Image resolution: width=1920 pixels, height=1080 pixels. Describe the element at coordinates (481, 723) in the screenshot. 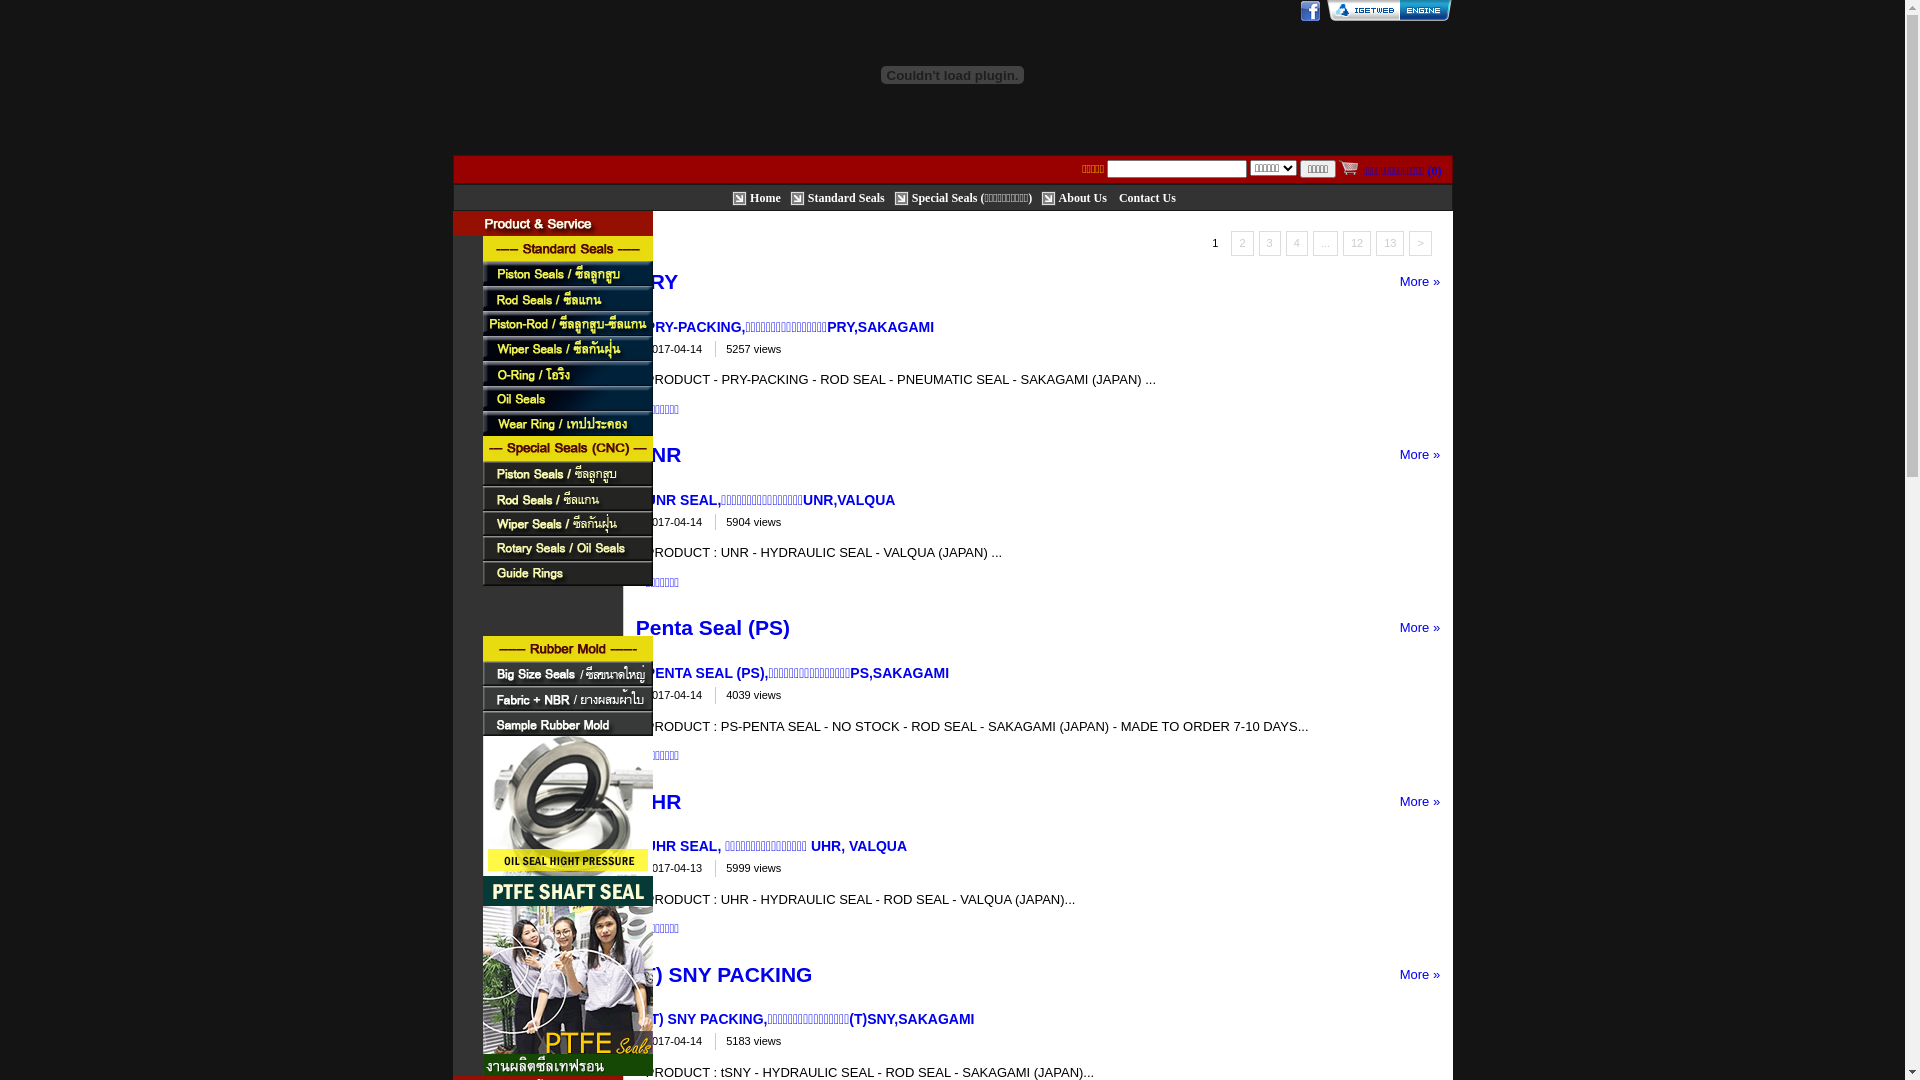

I see `'Sample Rubber Mold'` at that location.